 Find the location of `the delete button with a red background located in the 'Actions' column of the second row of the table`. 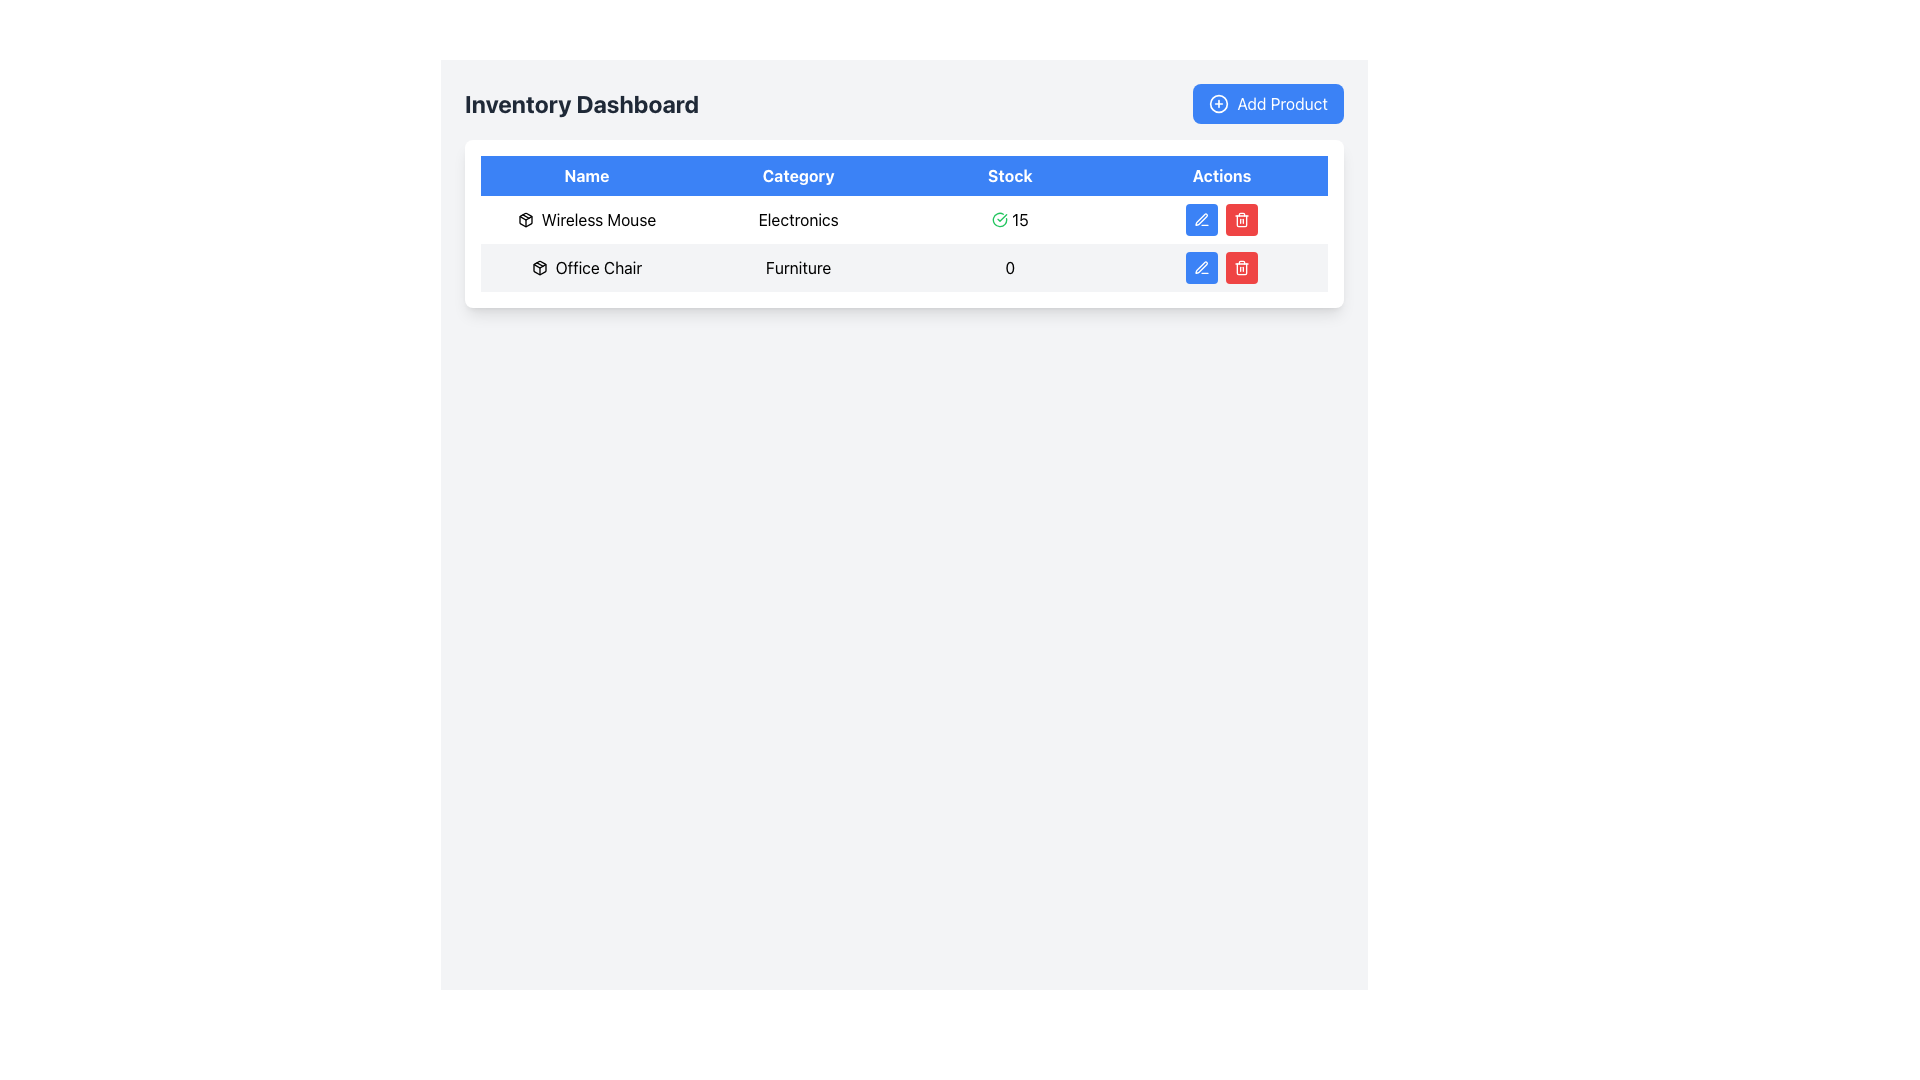

the delete button with a red background located in the 'Actions' column of the second row of the table is located at coordinates (1241, 219).